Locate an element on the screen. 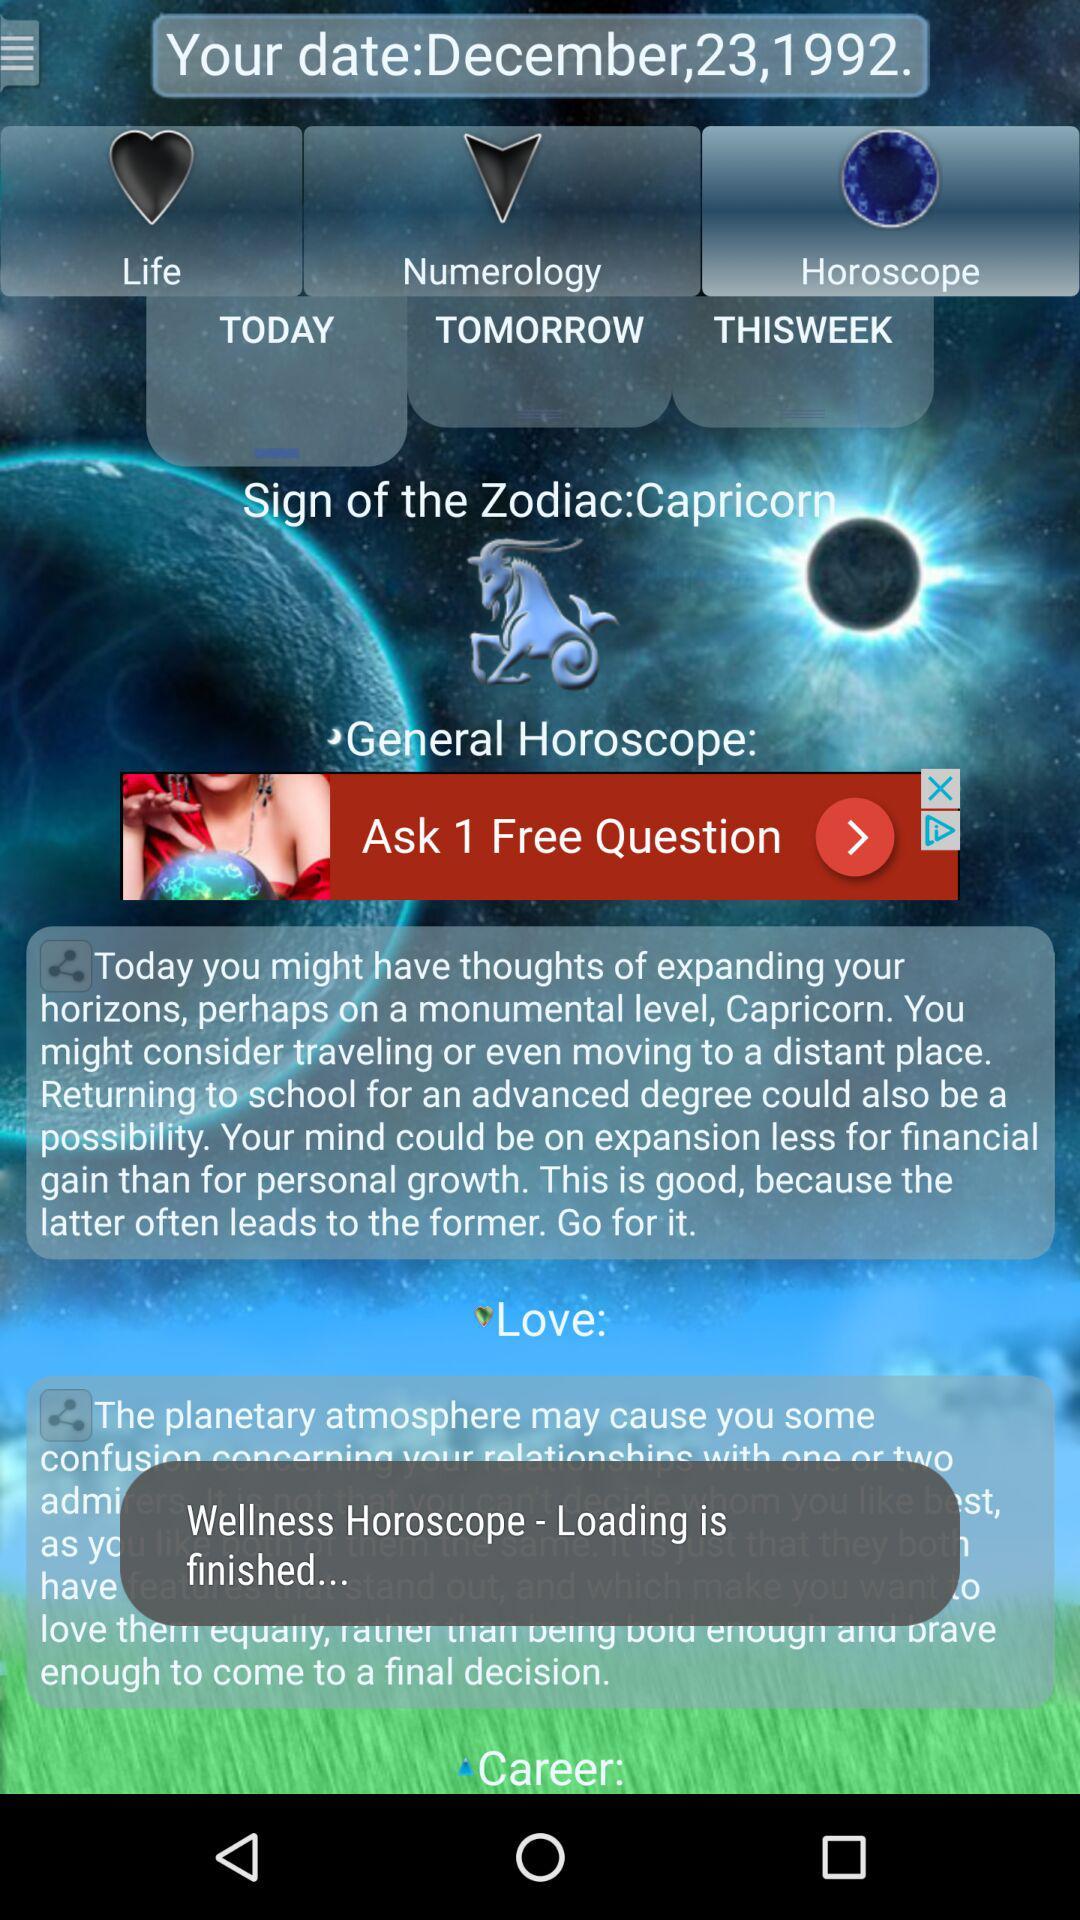 Image resolution: width=1080 pixels, height=1920 pixels. share is located at coordinates (64, 1414).